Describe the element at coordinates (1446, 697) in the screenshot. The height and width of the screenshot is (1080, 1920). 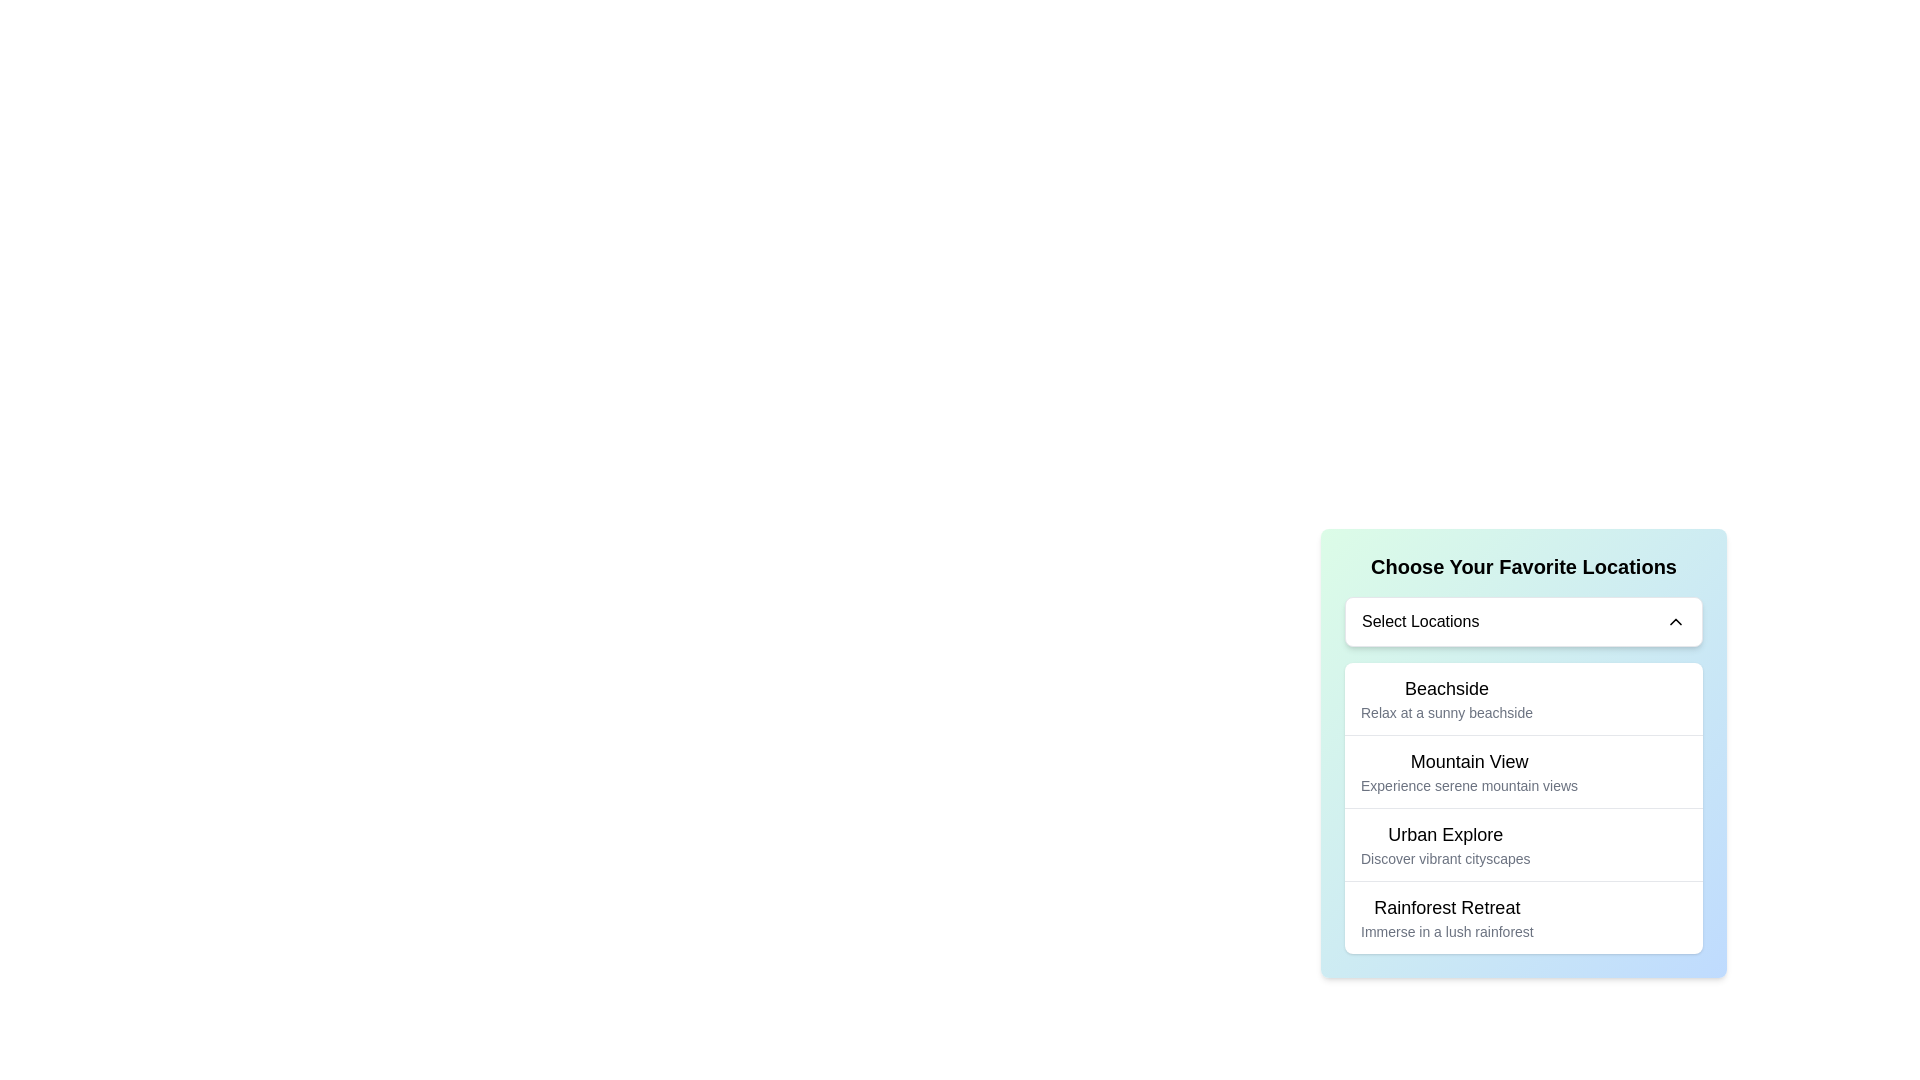
I see `the text block labeled 'Beachside'` at that location.